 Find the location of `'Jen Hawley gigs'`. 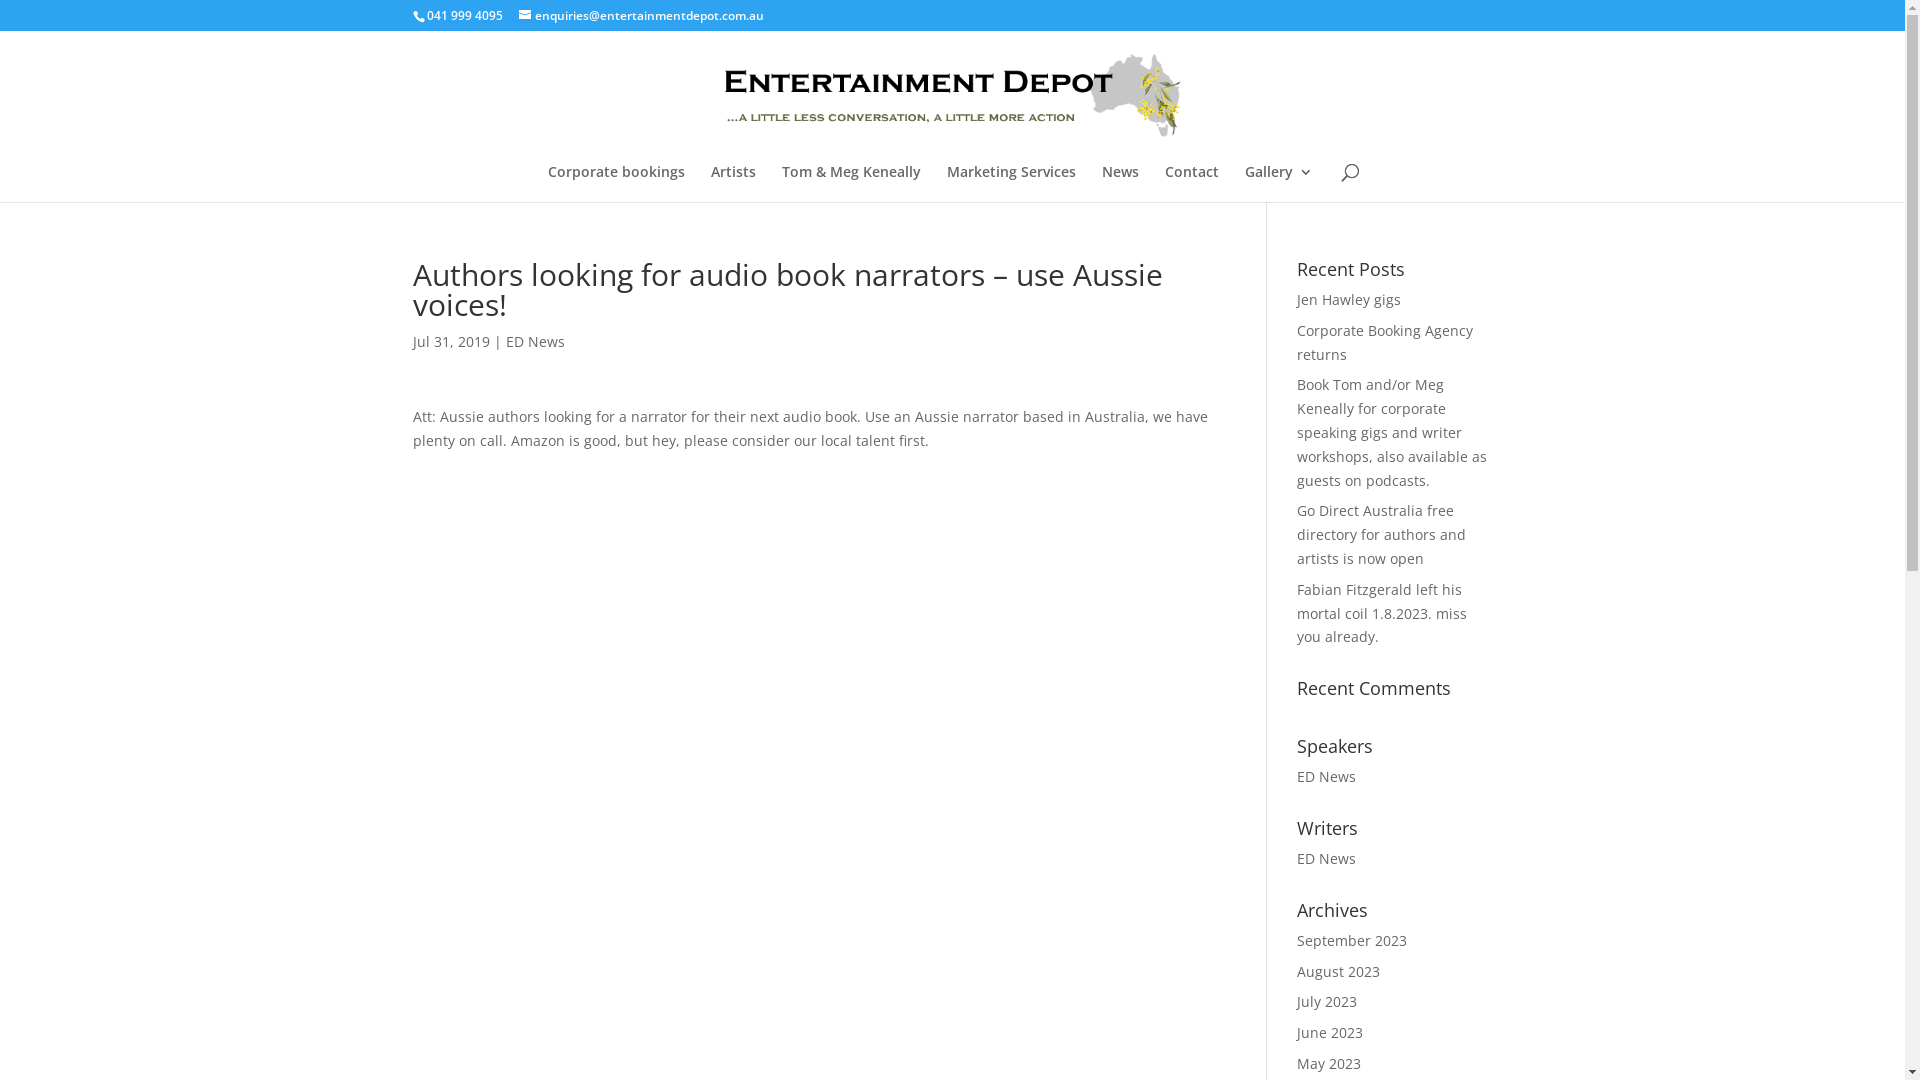

'Jen Hawley gigs' is located at coordinates (1348, 299).